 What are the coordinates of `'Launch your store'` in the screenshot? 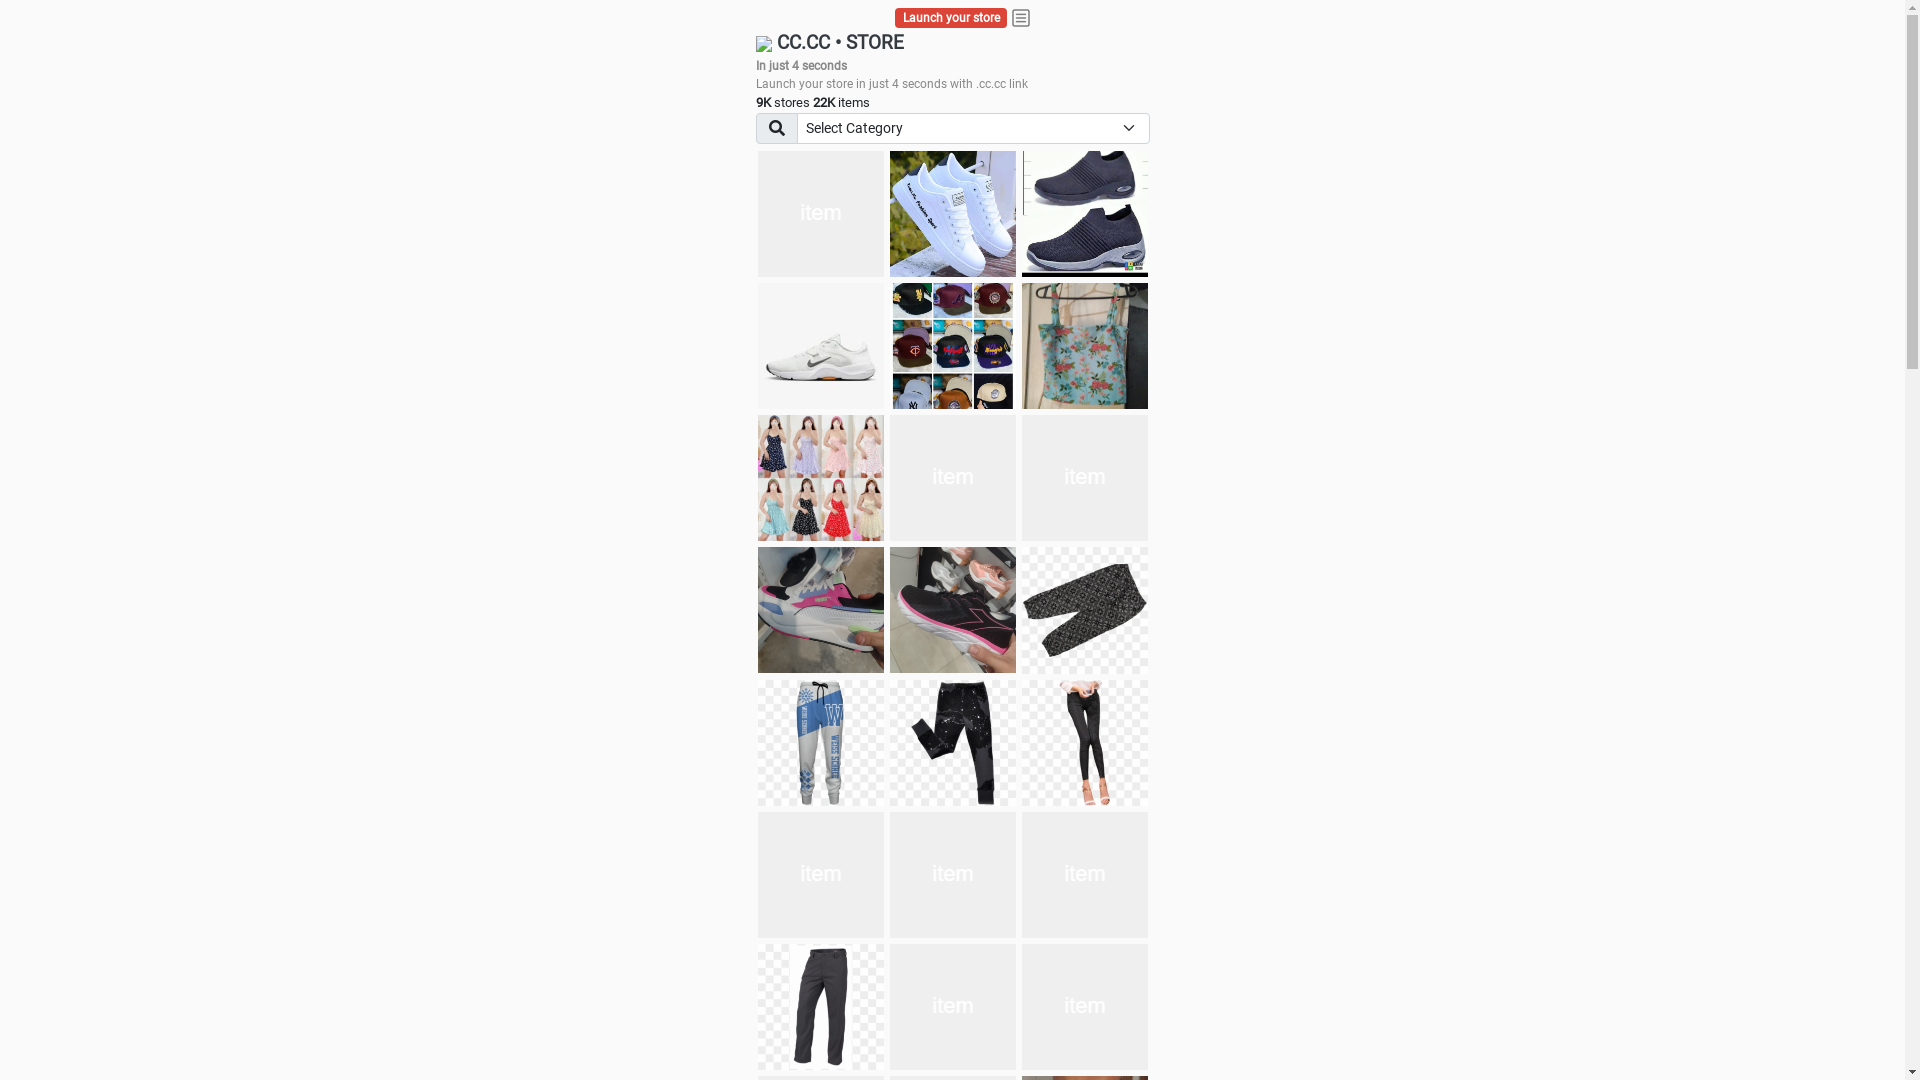 It's located at (950, 18).